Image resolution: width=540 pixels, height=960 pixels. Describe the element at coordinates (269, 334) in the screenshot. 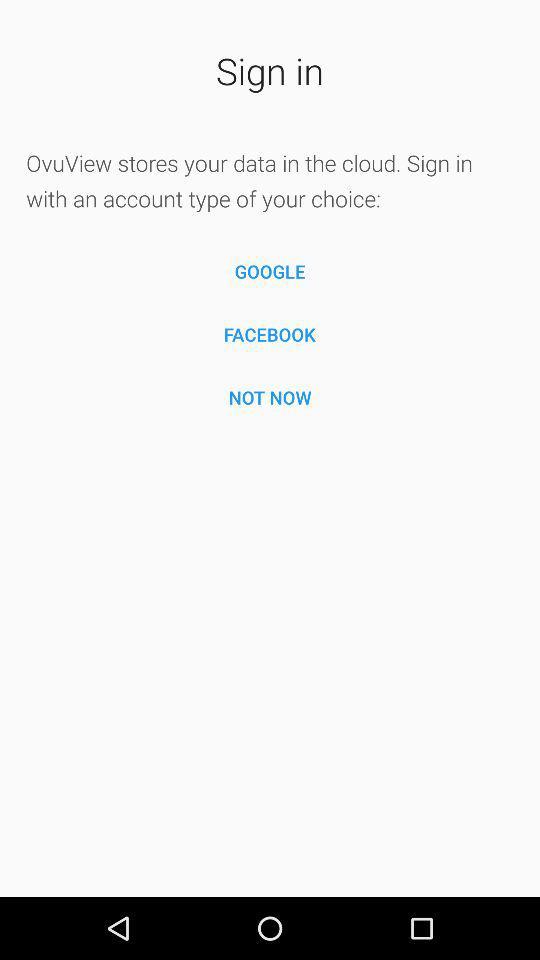

I see `icon below google item` at that location.